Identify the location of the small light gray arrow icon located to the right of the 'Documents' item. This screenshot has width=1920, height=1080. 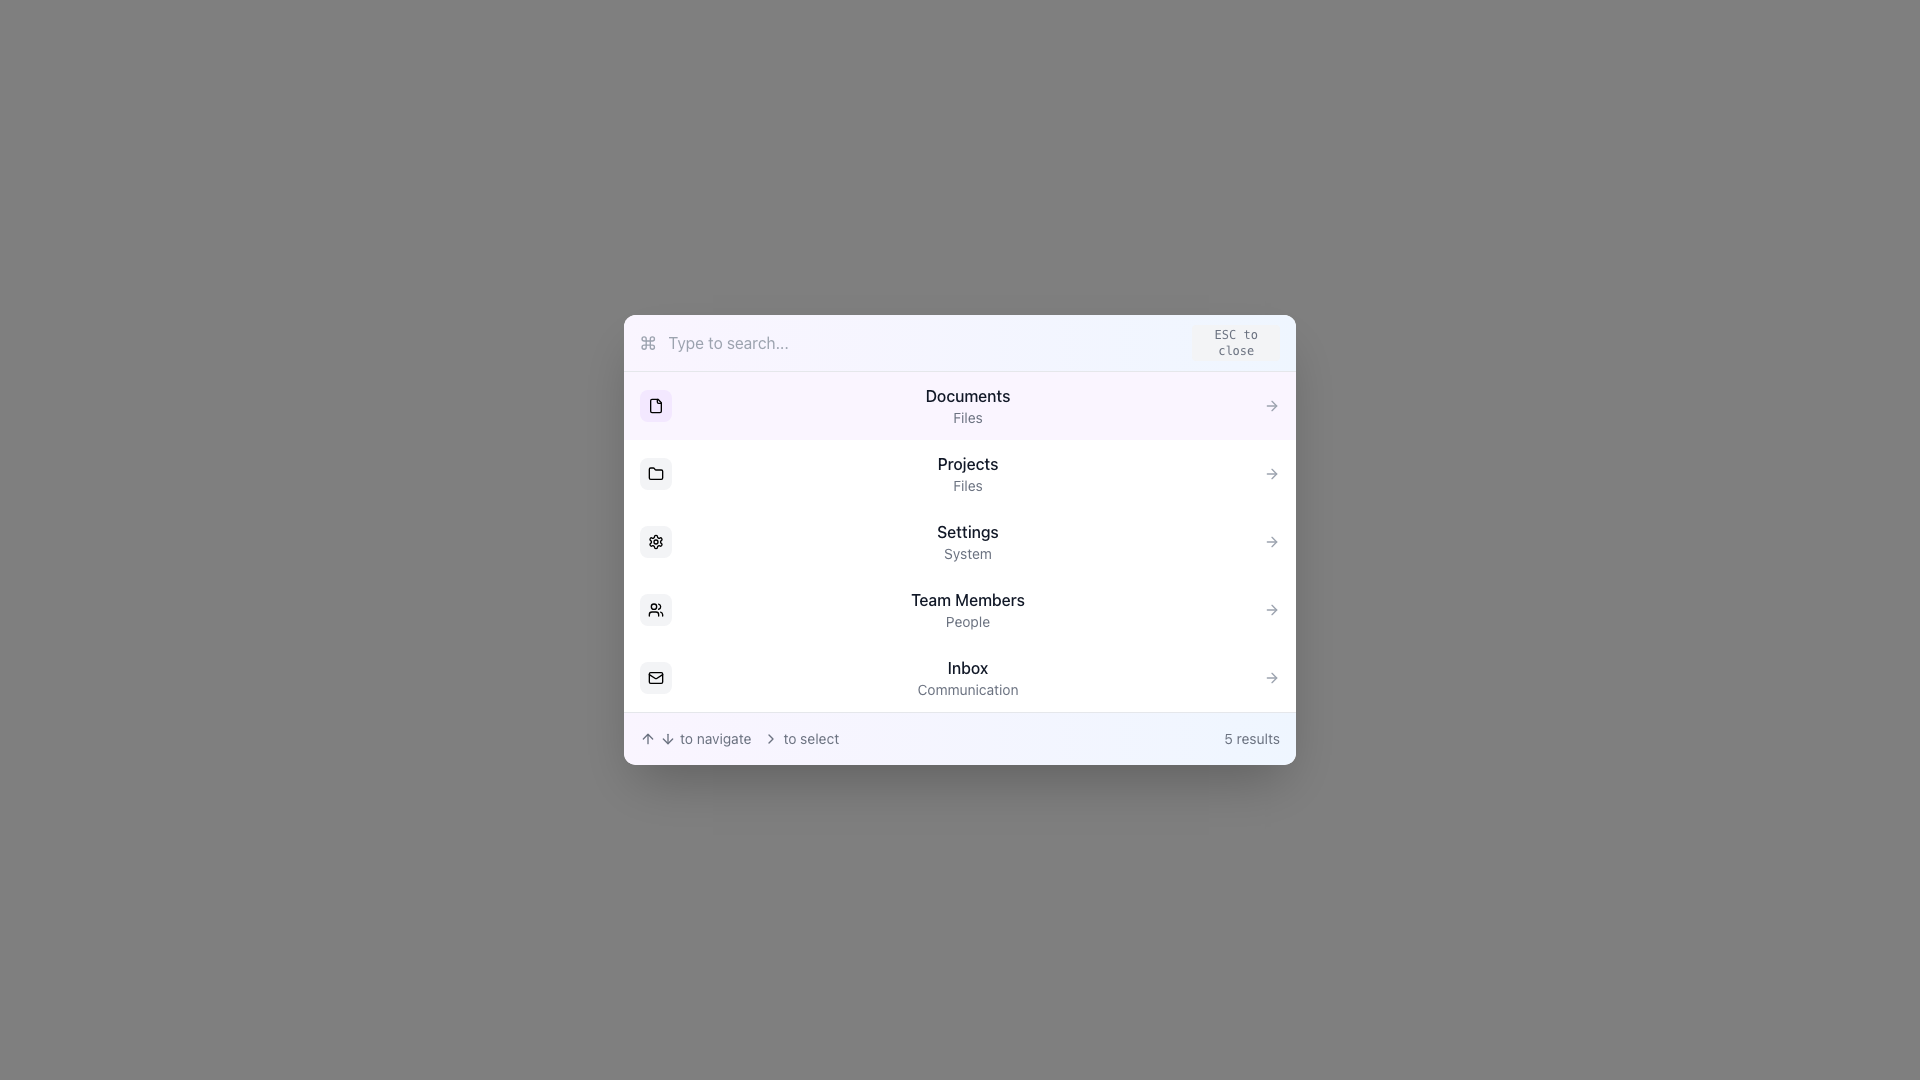
(1271, 405).